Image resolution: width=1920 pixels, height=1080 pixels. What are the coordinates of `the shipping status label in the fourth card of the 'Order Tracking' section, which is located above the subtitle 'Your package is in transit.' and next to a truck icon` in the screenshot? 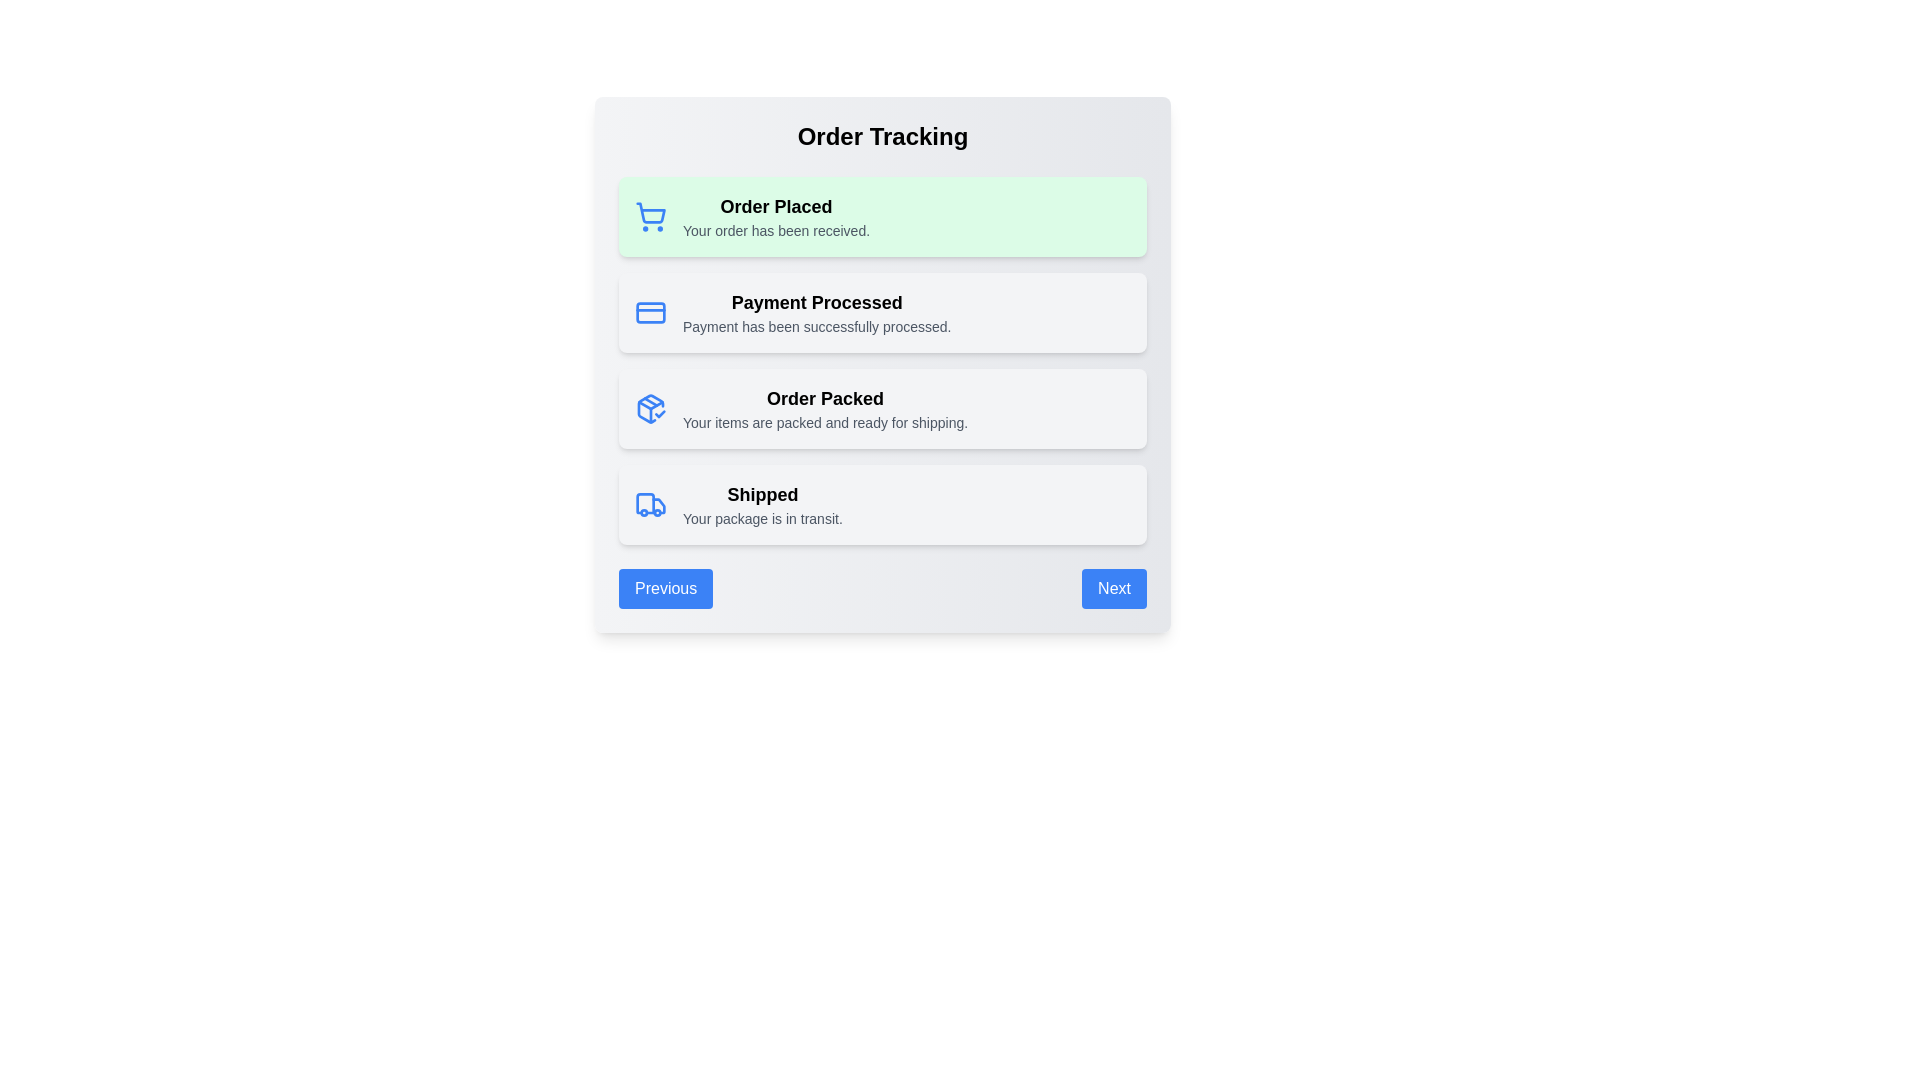 It's located at (761, 494).